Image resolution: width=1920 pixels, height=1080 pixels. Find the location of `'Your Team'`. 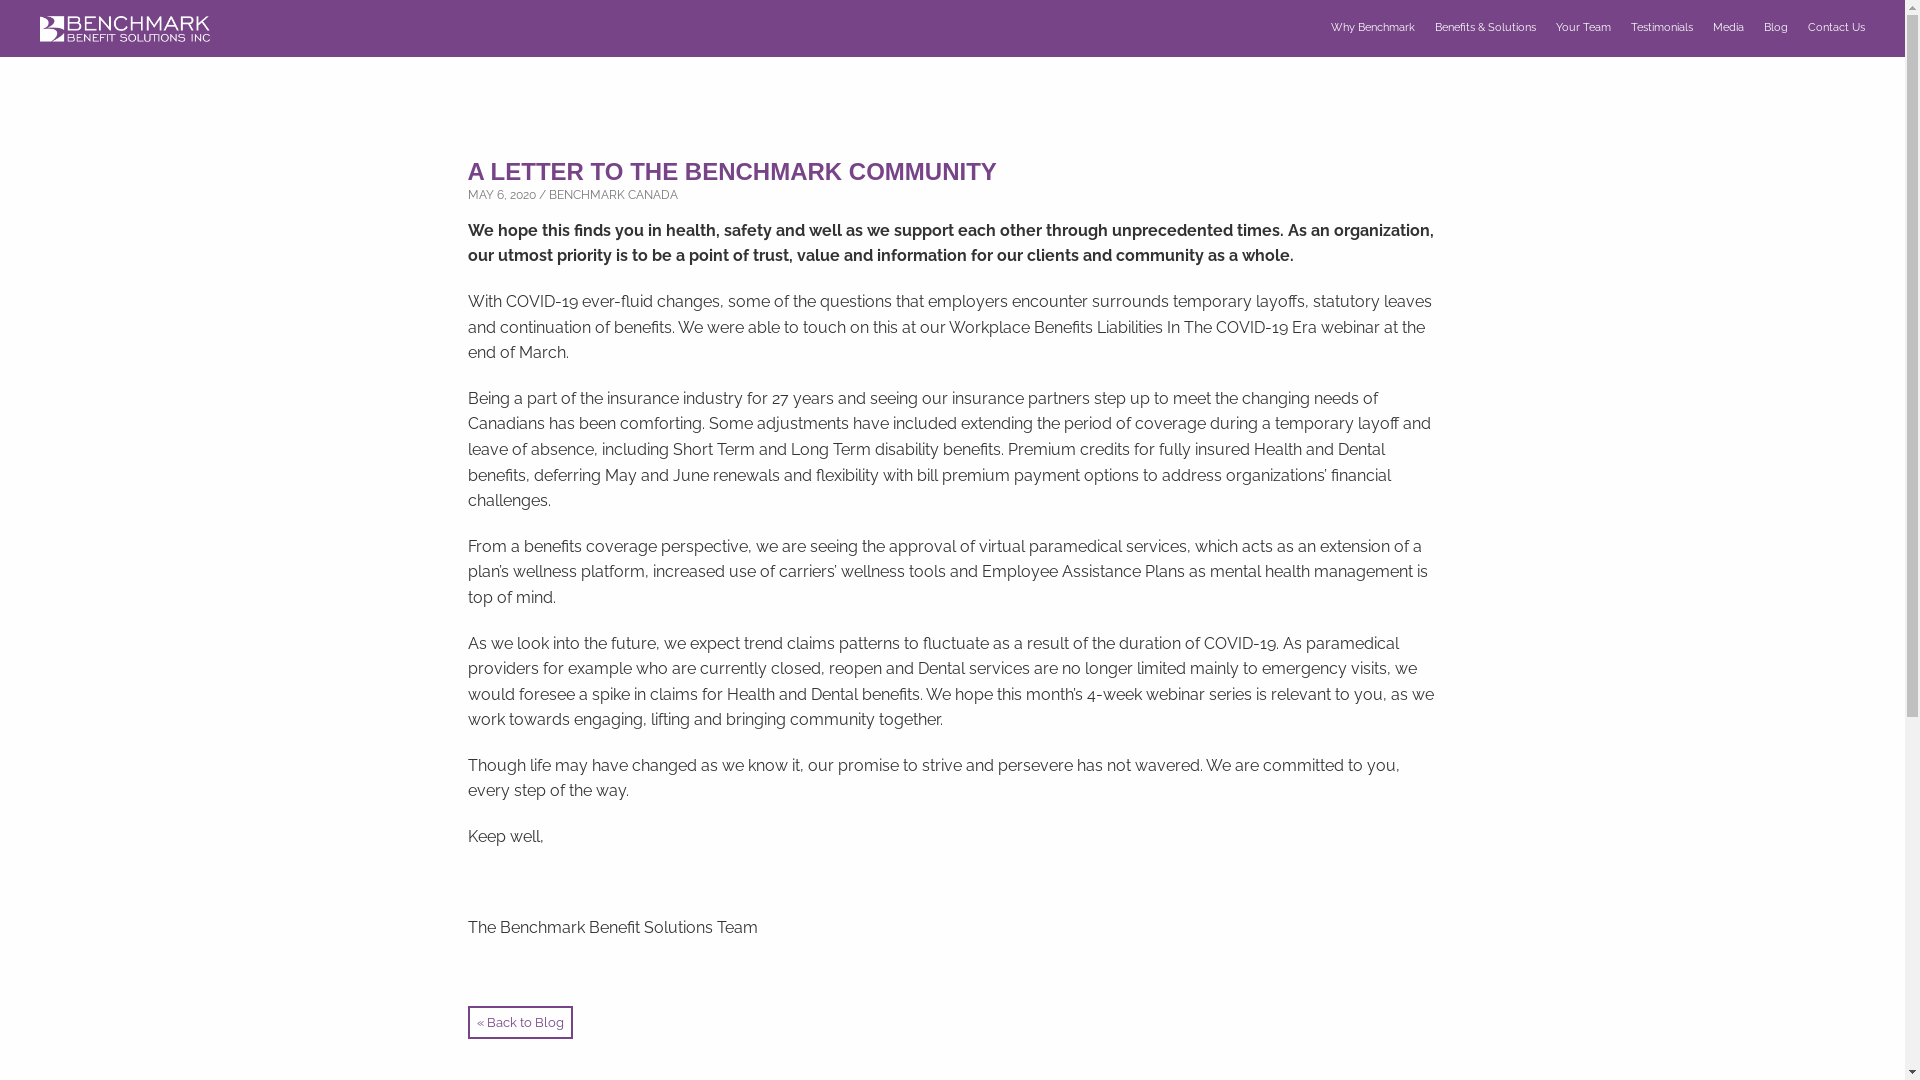

'Your Team' is located at coordinates (1582, 27).